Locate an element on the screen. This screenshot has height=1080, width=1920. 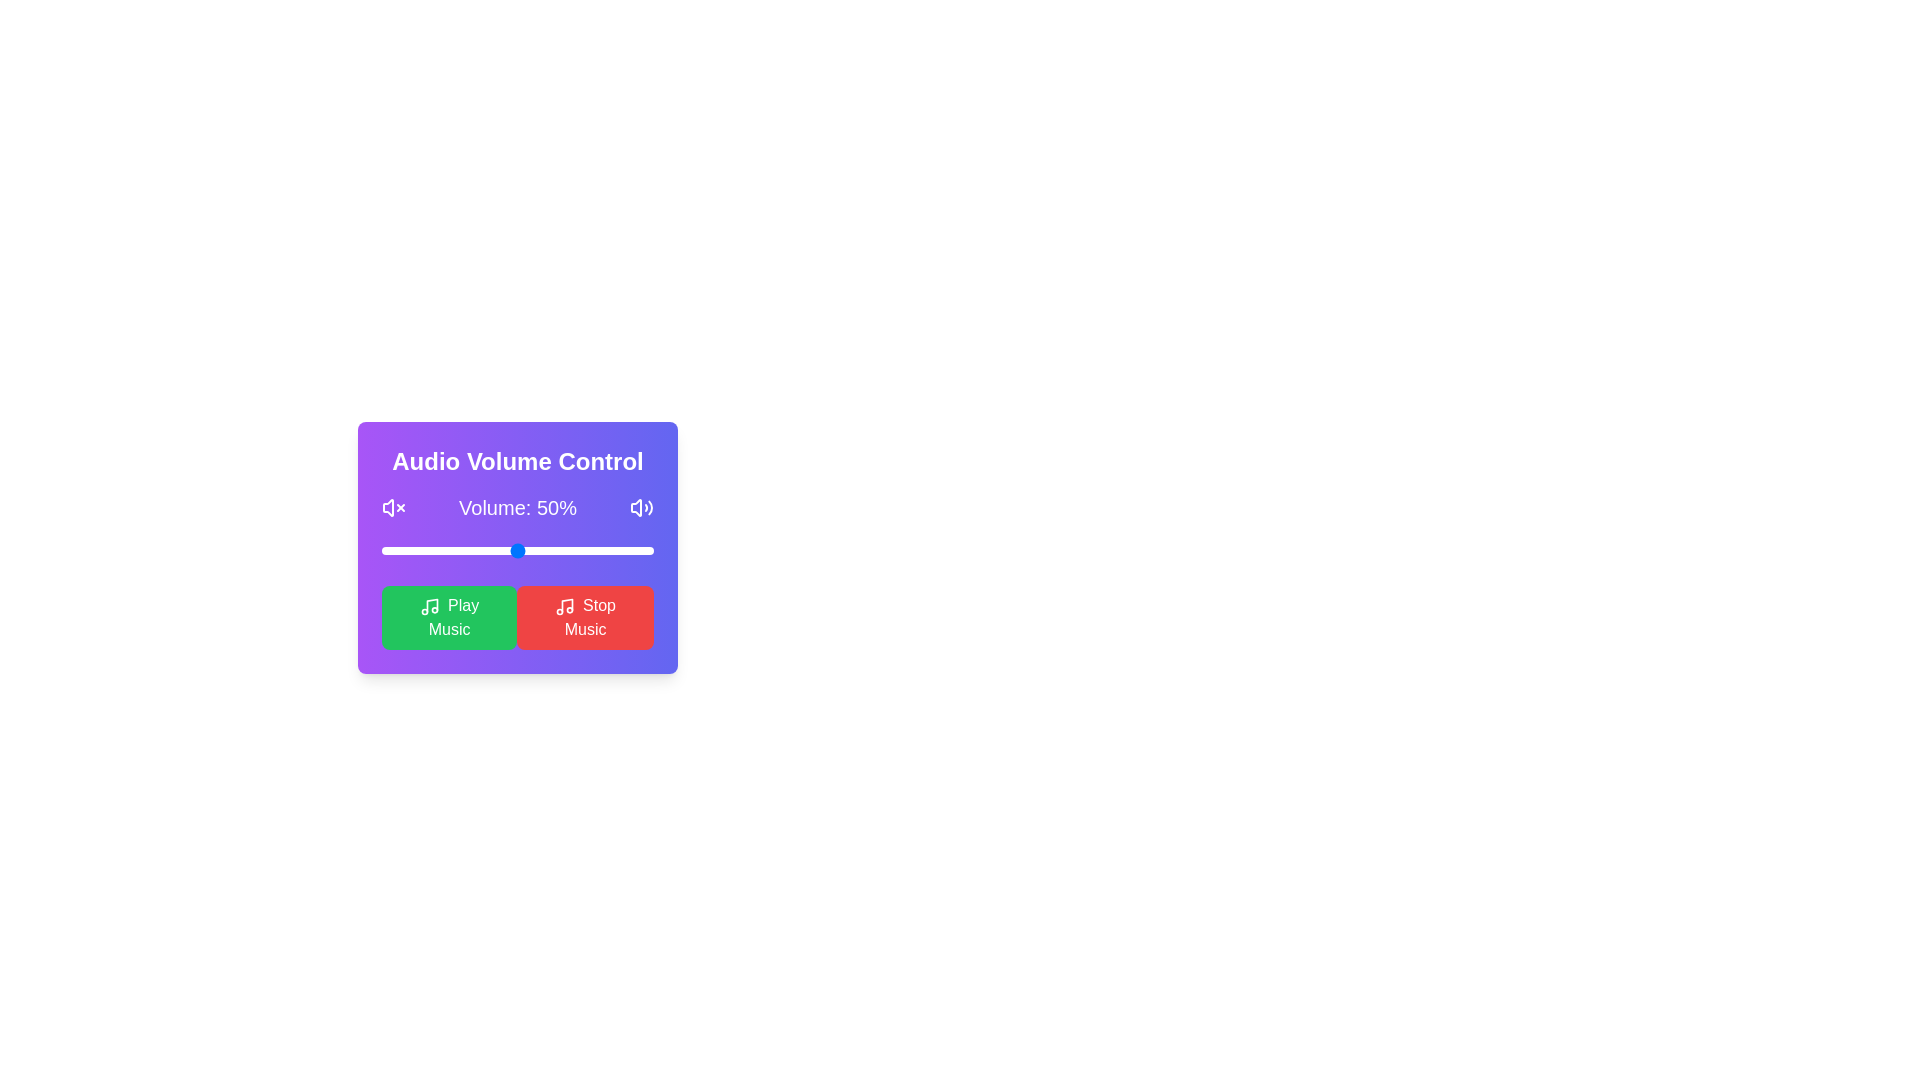
the horizontal slider in the 'Audio Volume Control' section, which has a white background and a knob-like handle, located below 'Volume: 50%' is located at coordinates (518, 551).